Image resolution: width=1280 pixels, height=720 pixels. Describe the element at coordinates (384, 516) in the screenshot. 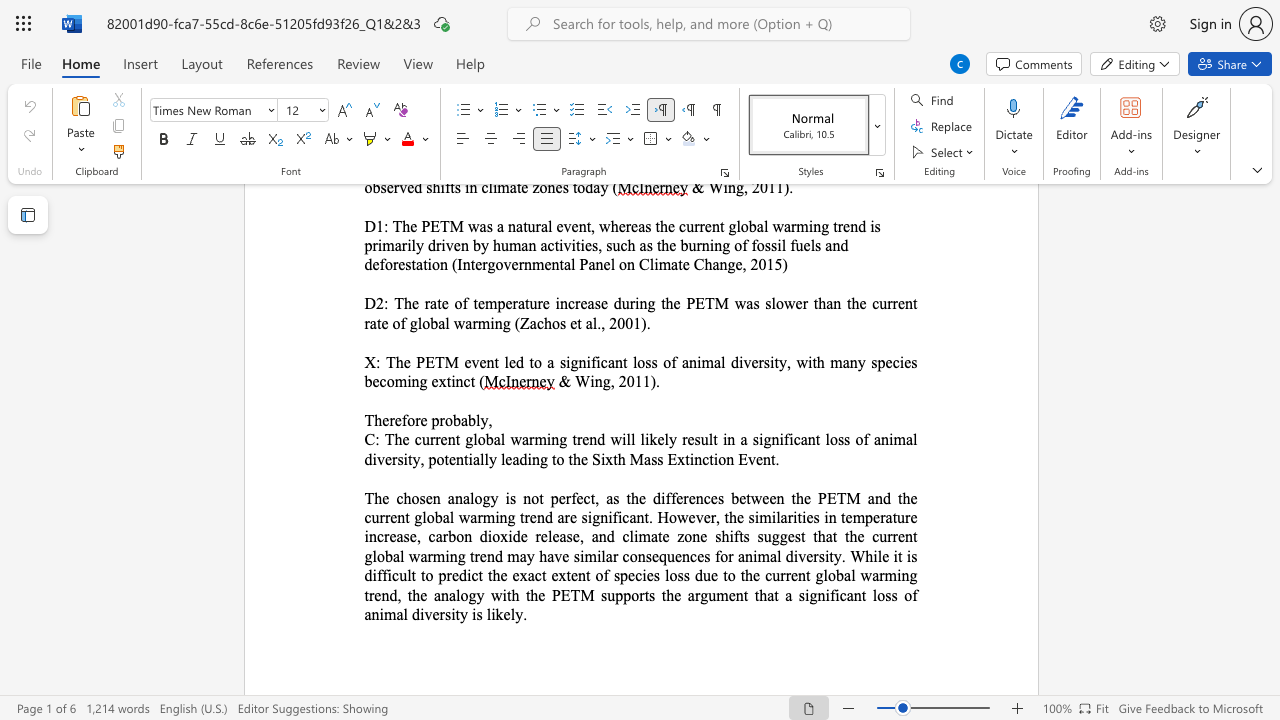

I see `the space between the continuous character "r" and "r" in the text` at that location.